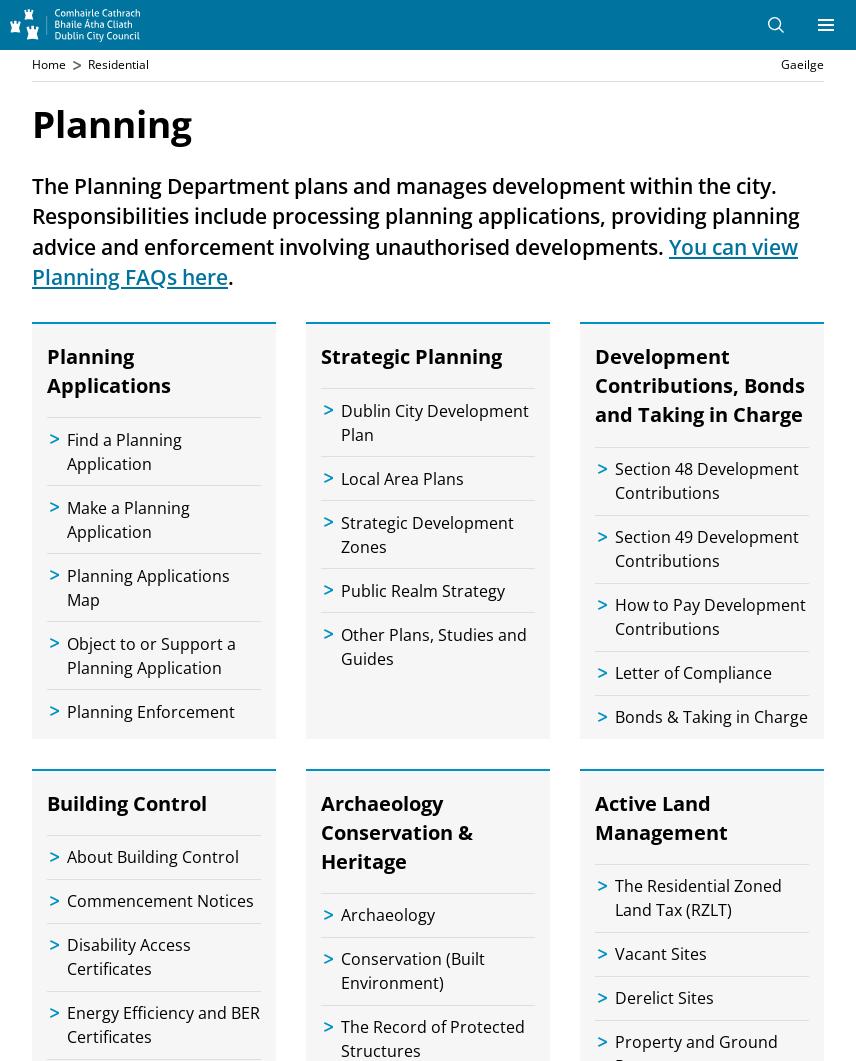 The height and width of the screenshot is (1061, 856). Describe the element at coordinates (664, 996) in the screenshot. I see `'Derelict Sites'` at that location.